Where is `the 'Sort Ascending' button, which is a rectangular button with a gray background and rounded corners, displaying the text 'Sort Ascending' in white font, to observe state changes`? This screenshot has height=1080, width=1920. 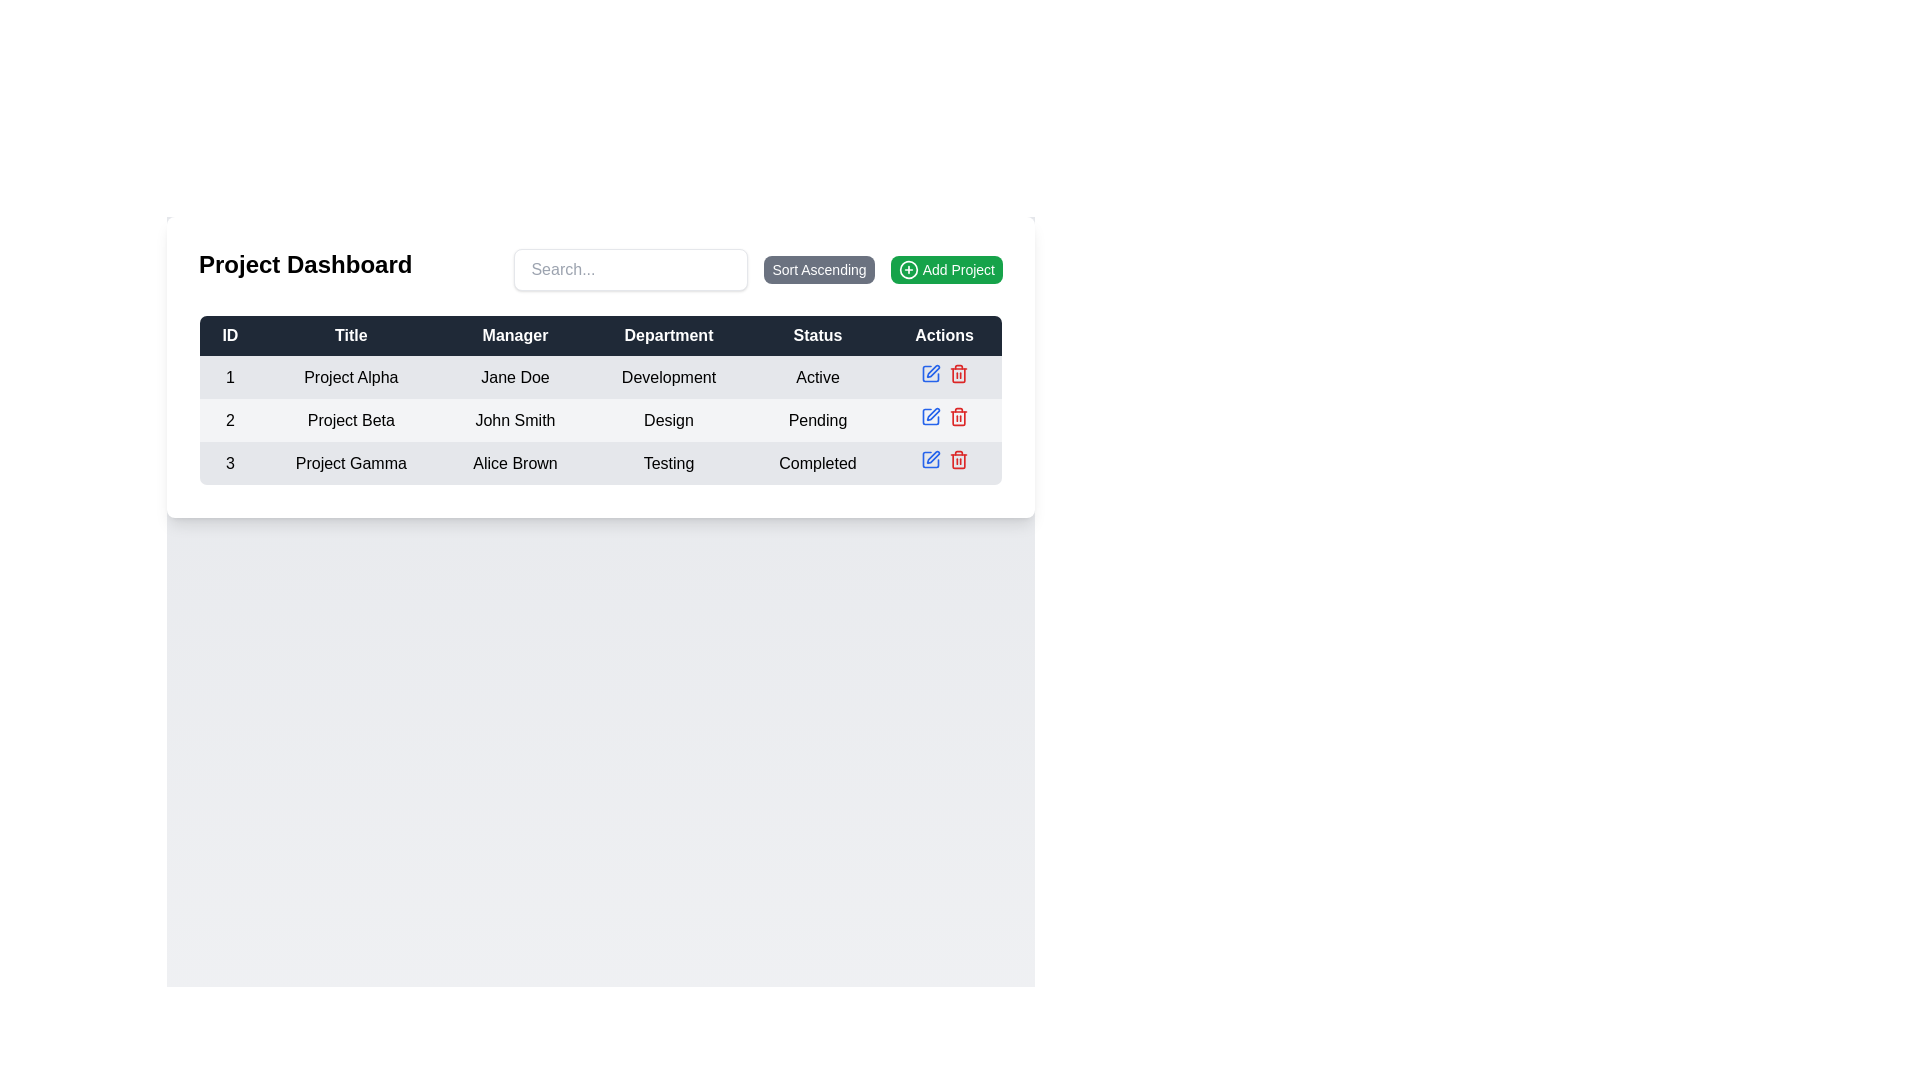
the 'Sort Ascending' button, which is a rectangular button with a gray background and rounded corners, displaying the text 'Sort Ascending' in white font, to observe state changes is located at coordinates (819, 270).